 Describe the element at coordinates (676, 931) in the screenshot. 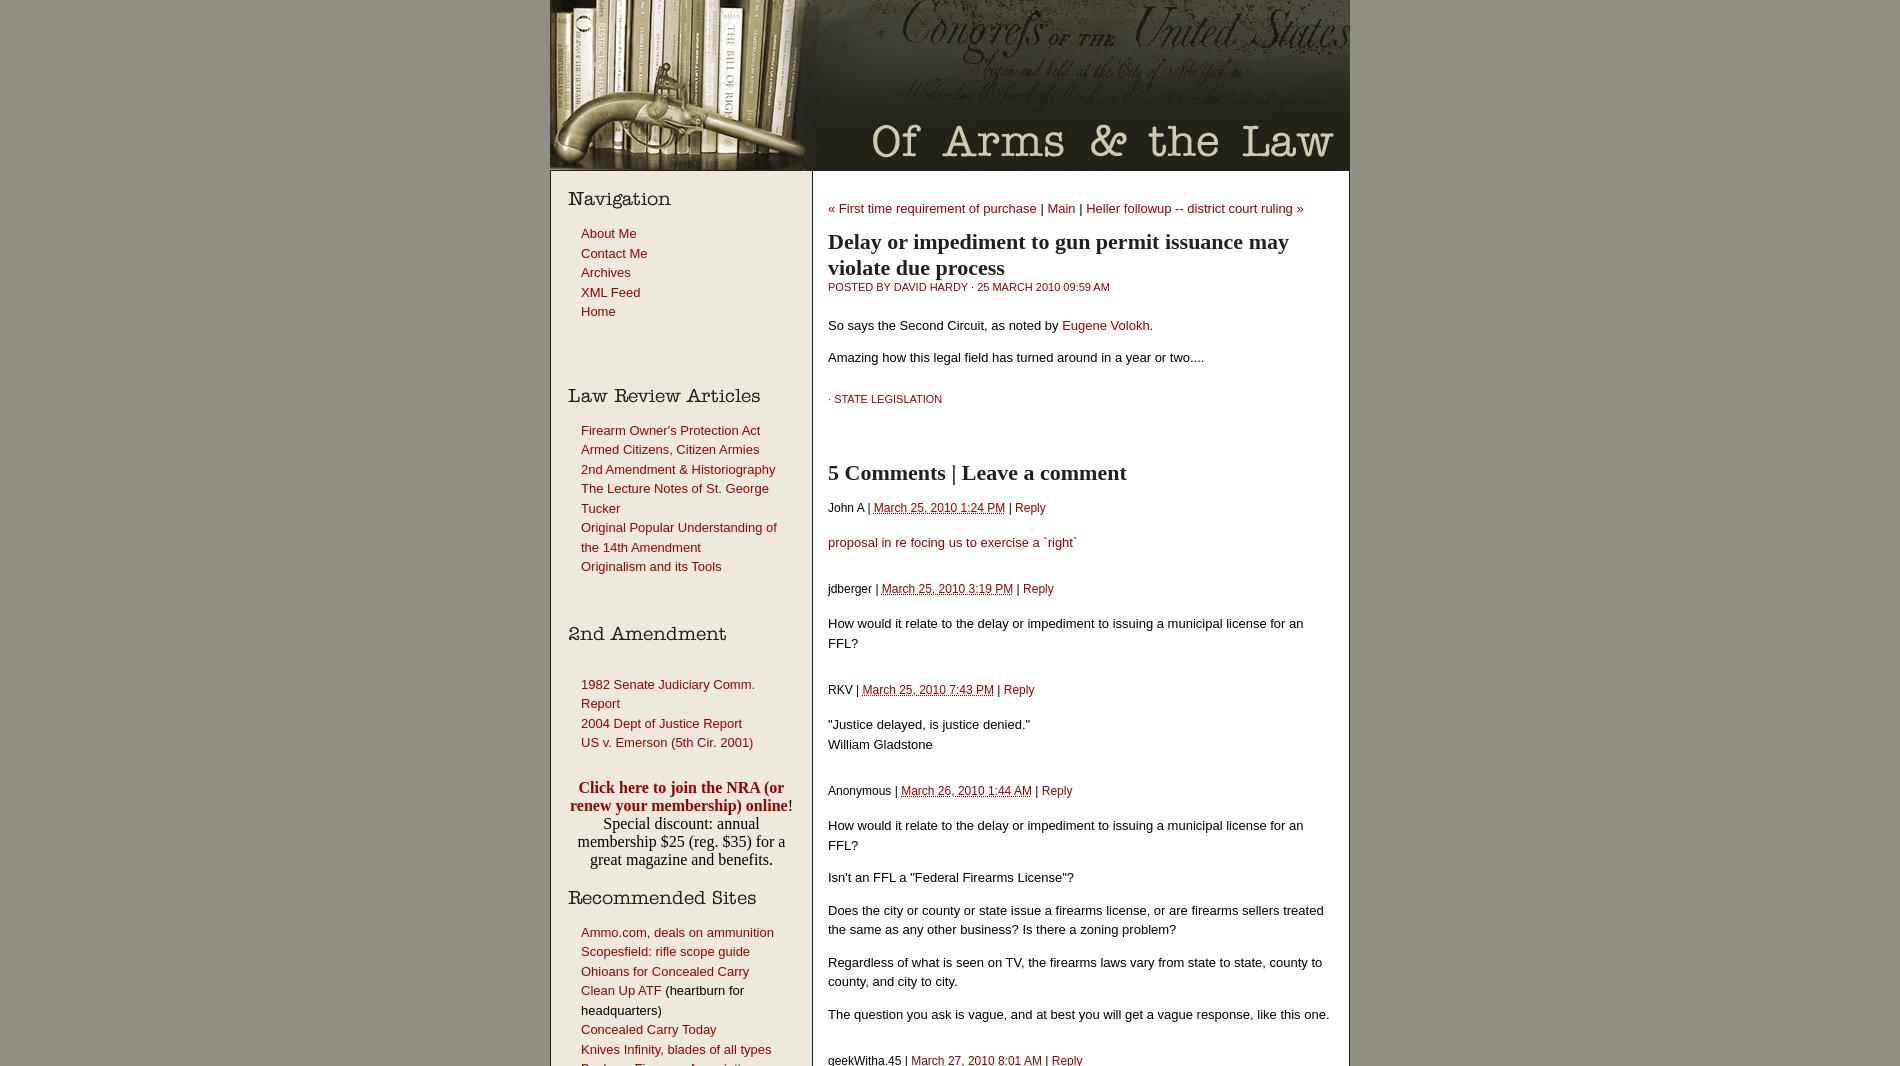

I see `'Ammo.com, deals on ammunition'` at that location.